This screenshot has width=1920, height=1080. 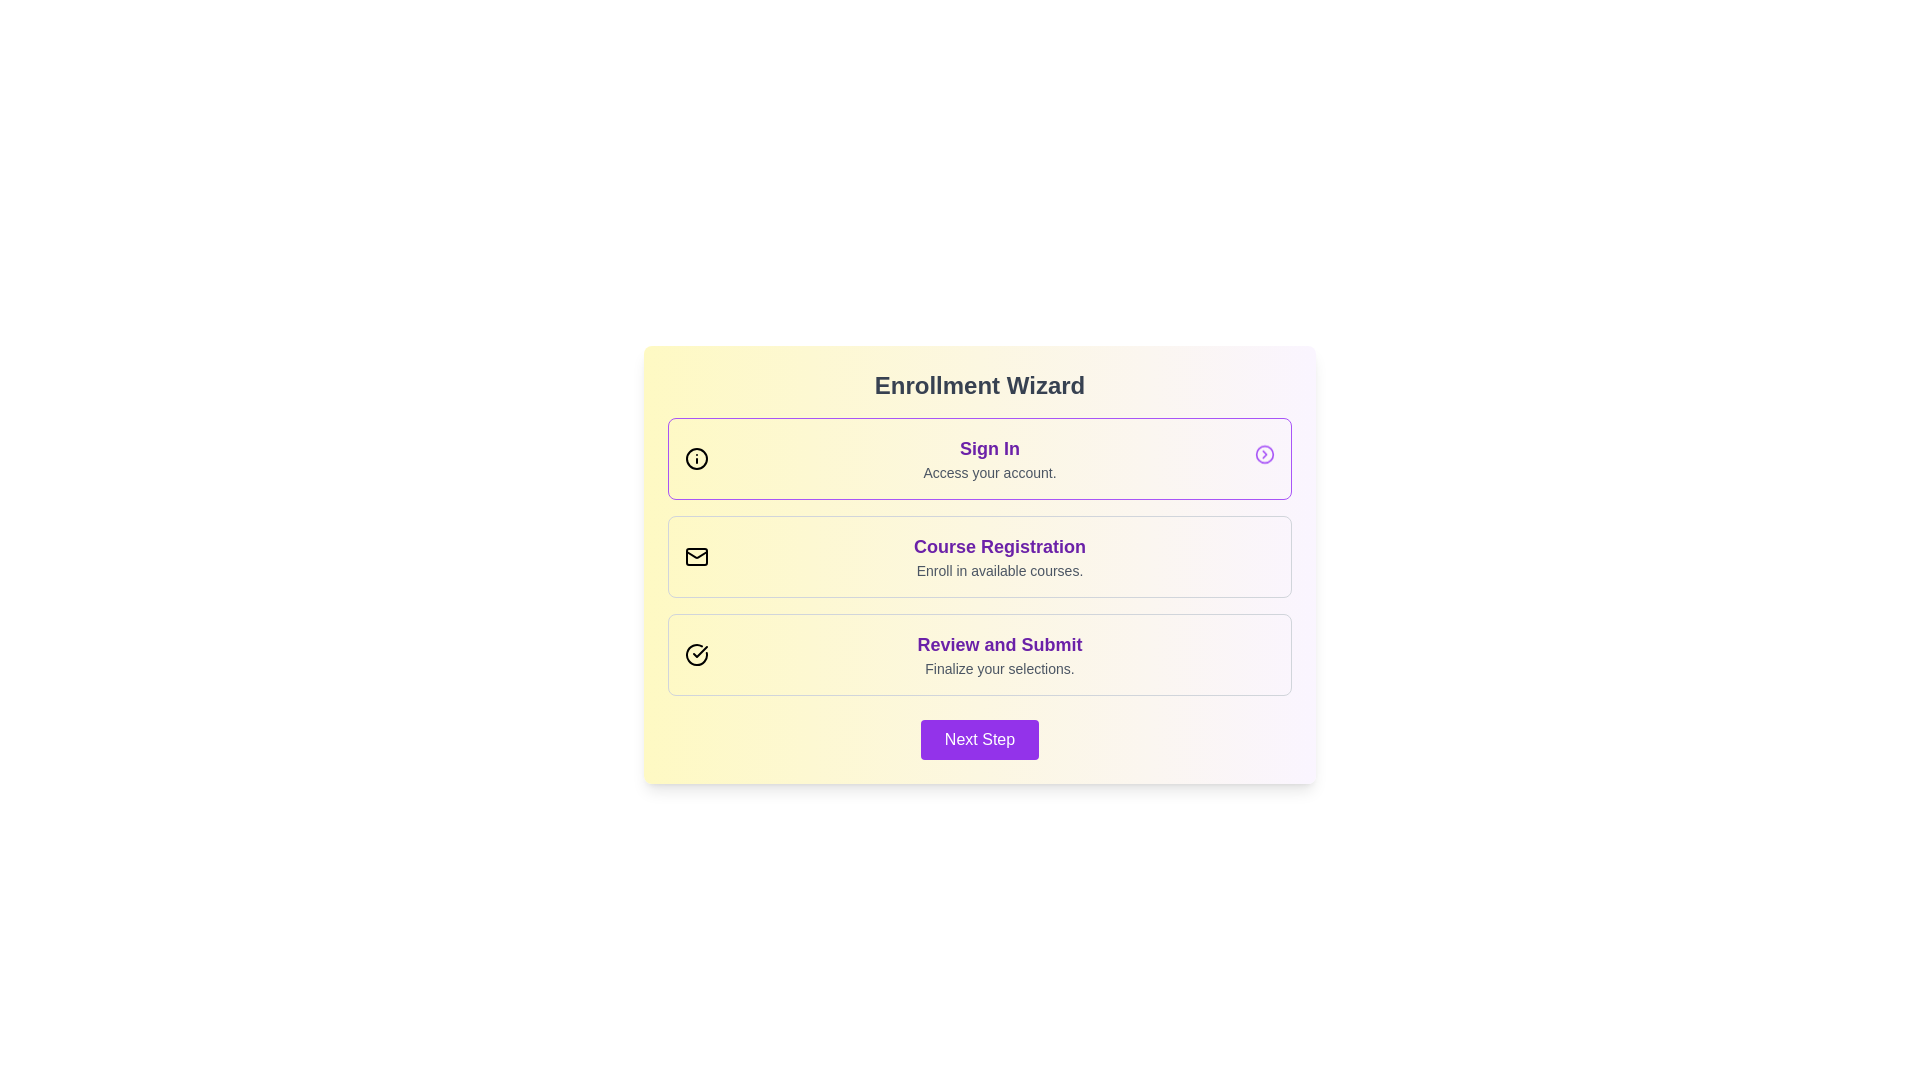 I want to click on text of the 'Sign In' section header and subheader, which is the first section in the enrollment wizard interface, positioned below 'Enrollment Wizard' and above 'Course Registration', so click(x=989, y=459).